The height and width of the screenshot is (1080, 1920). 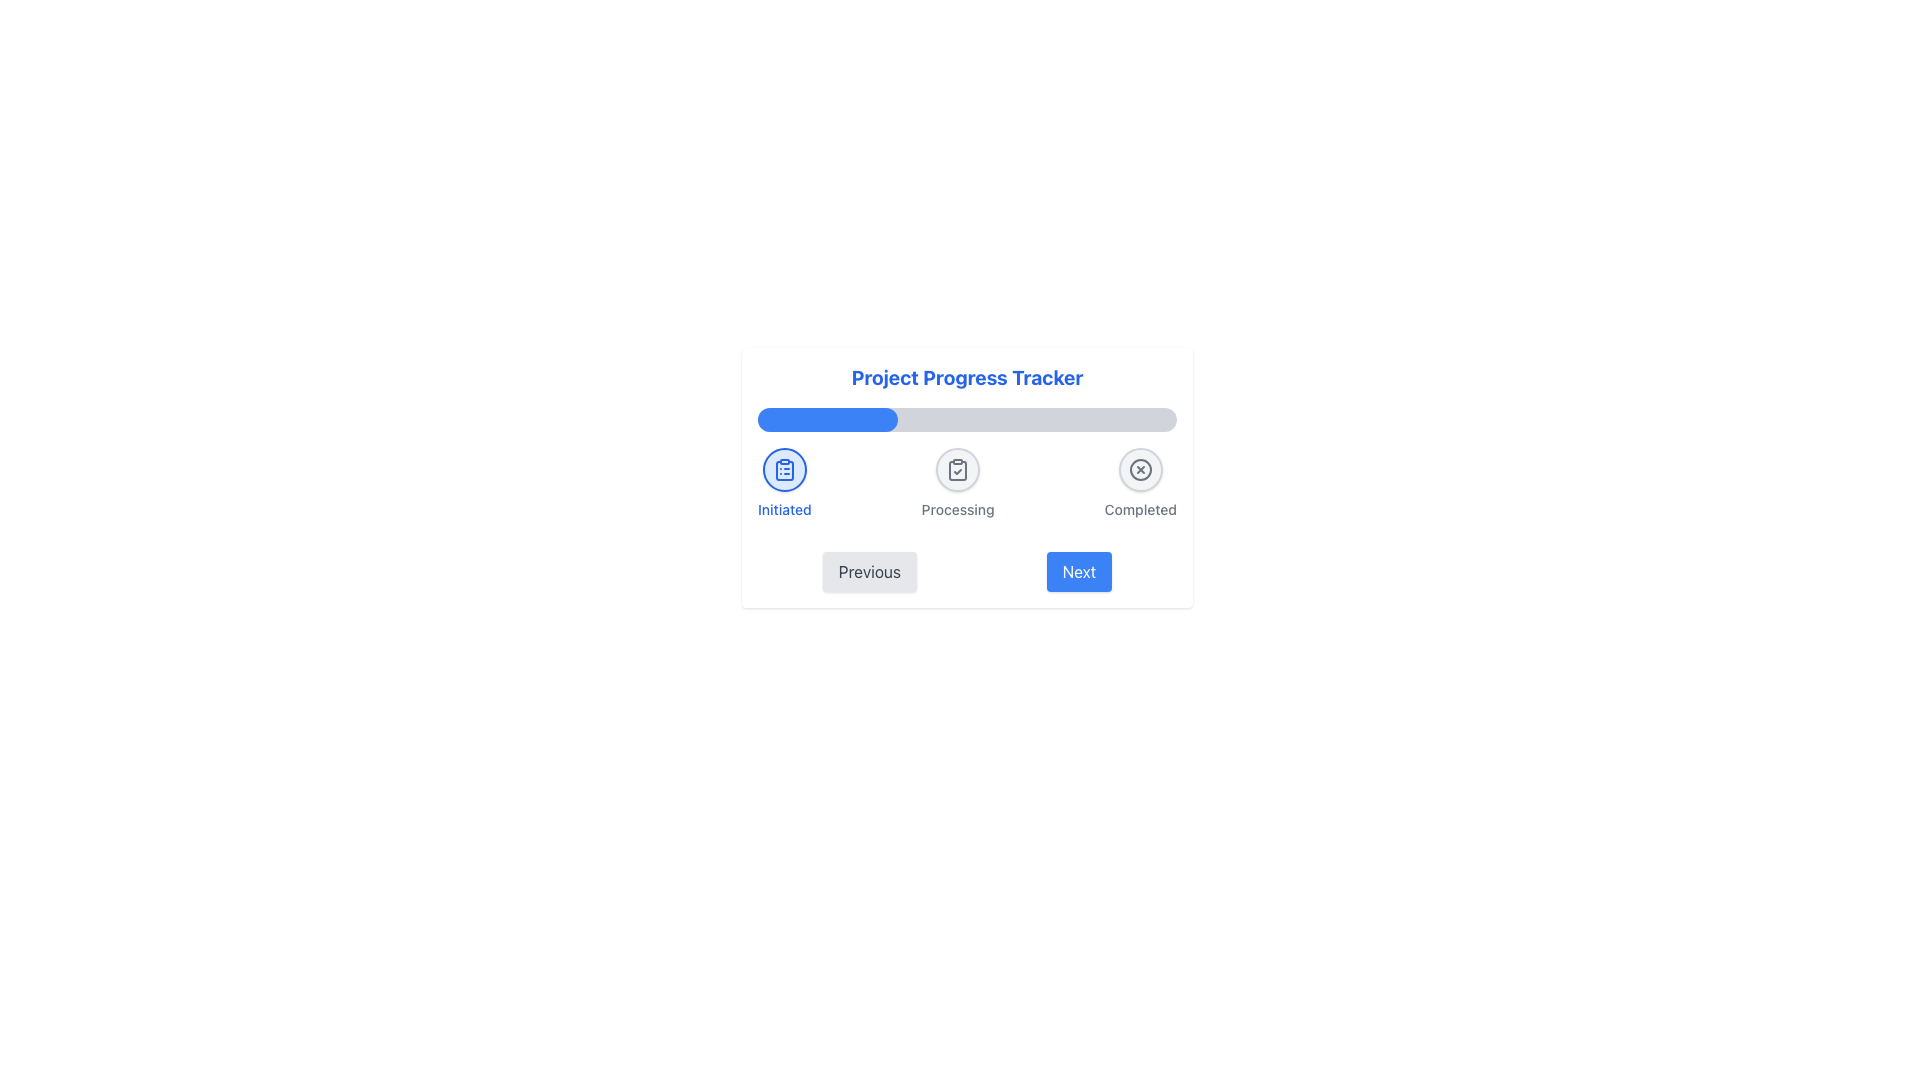 What do you see at coordinates (1140, 470) in the screenshot?
I see `the SVG circle node that represents the outermost part of the 'Completed' status icon, located in the bottom-right section of the progress tracker` at bounding box center [1140, 470].